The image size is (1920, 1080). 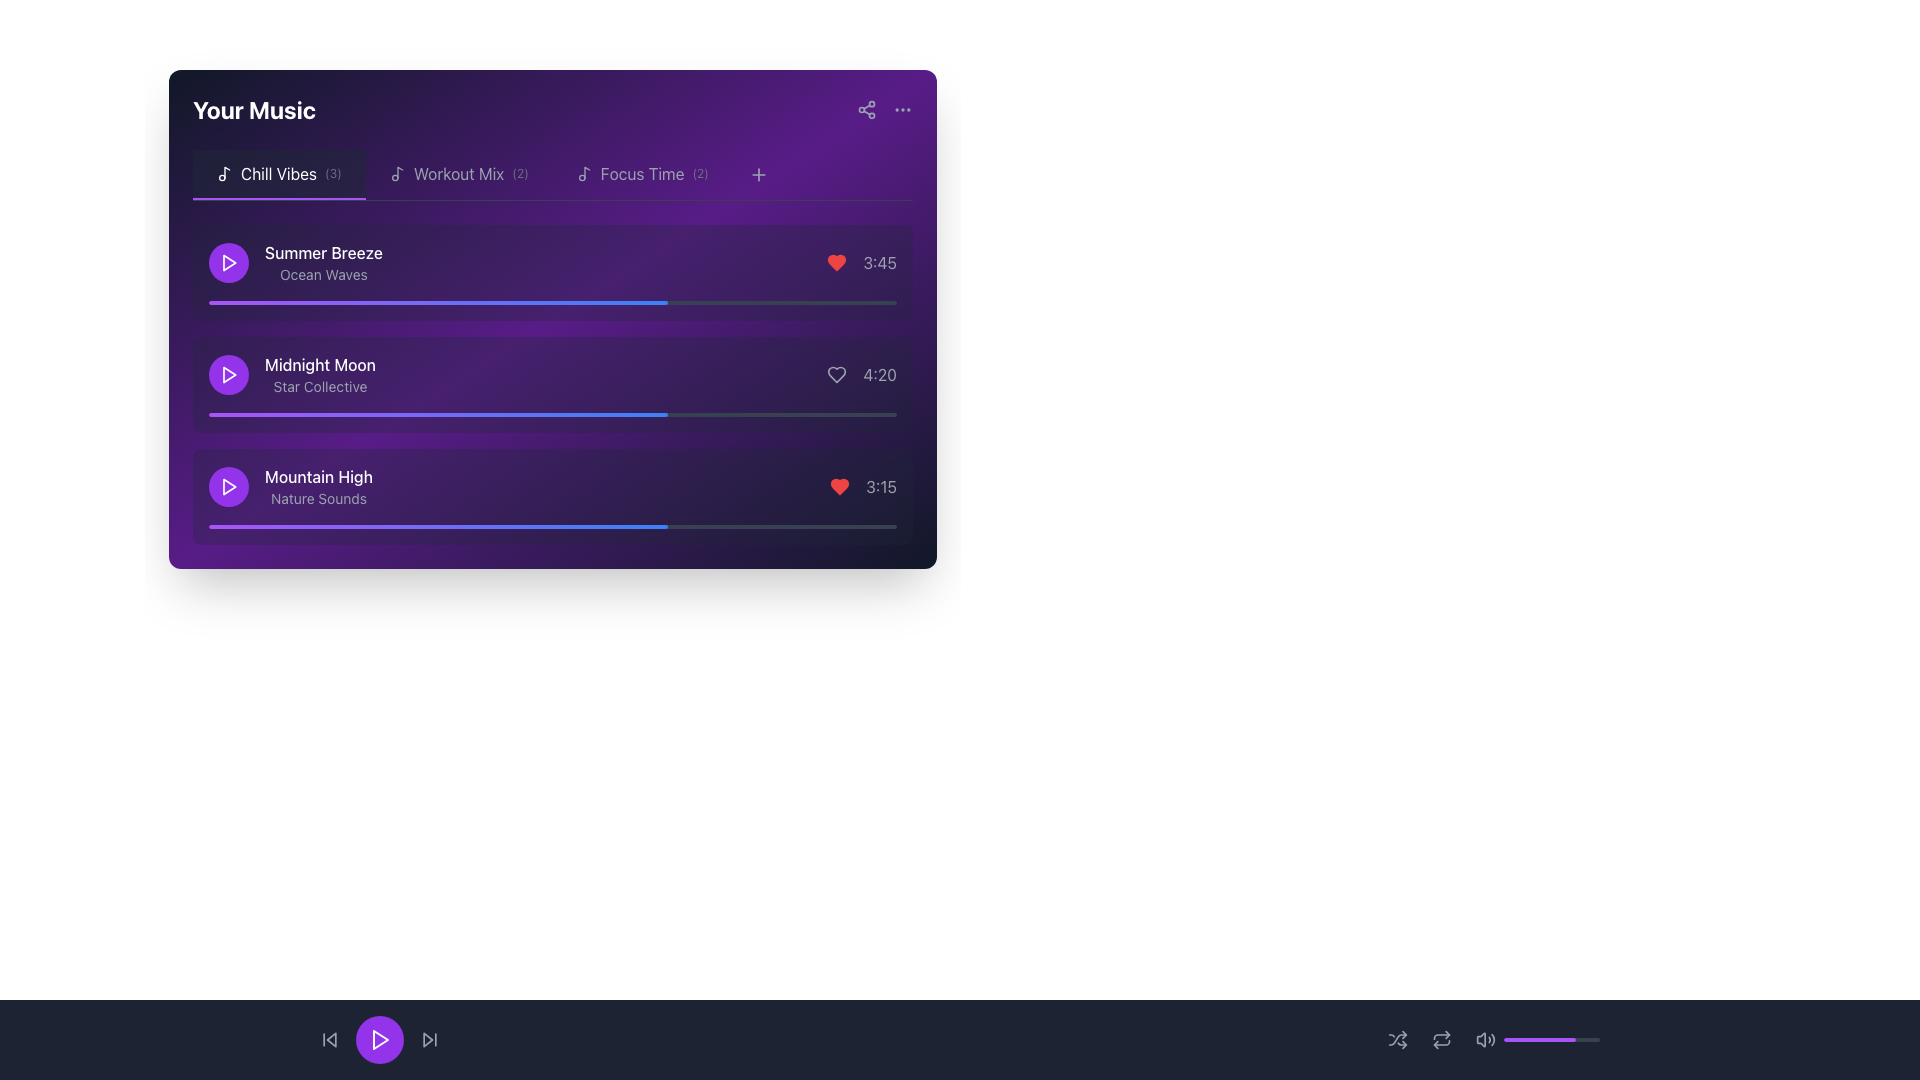 I want to click on the share icon located at the top right of the 'Your Music' purple panel to initiate the share action, so click(x=867, y=110).